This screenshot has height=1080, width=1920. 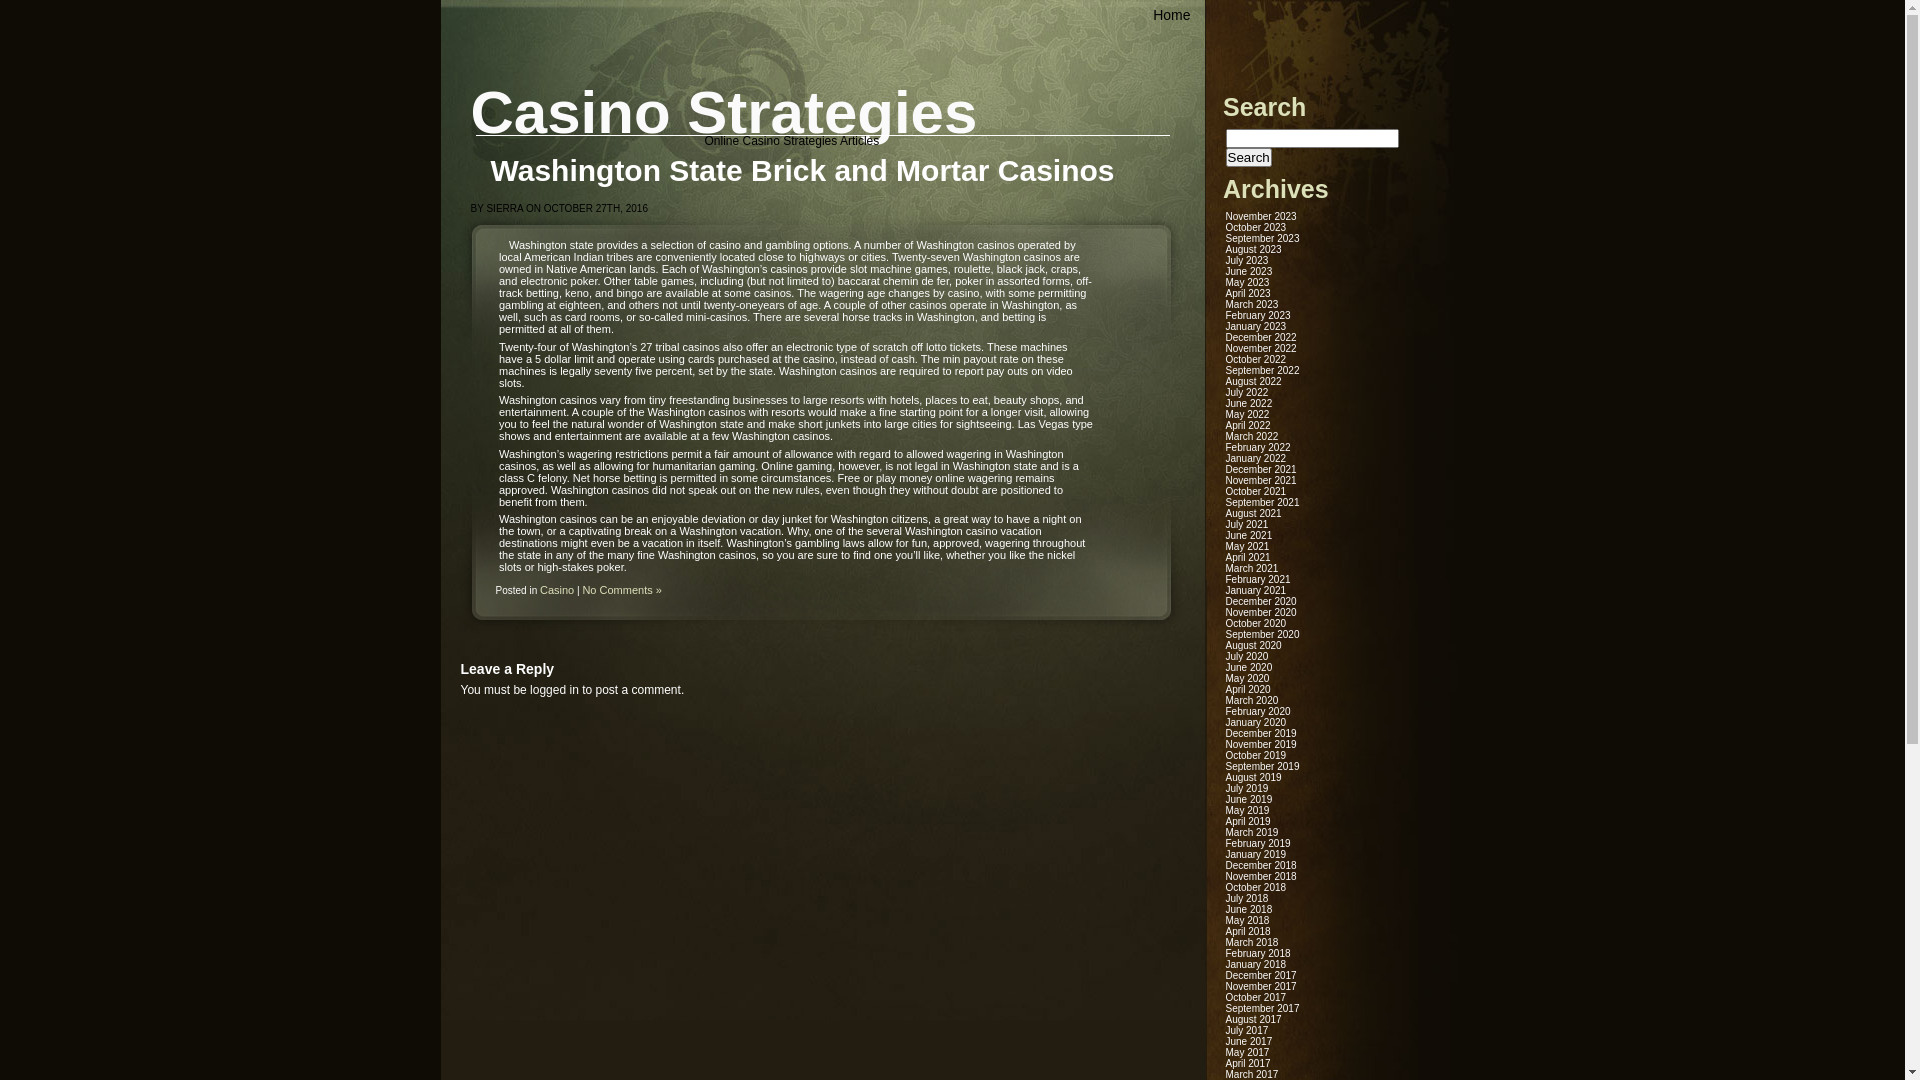 What do you see at coordinates (1260, 744) in the screenshot?
I see `'November 2019'` at bounding box center [1260, 744].